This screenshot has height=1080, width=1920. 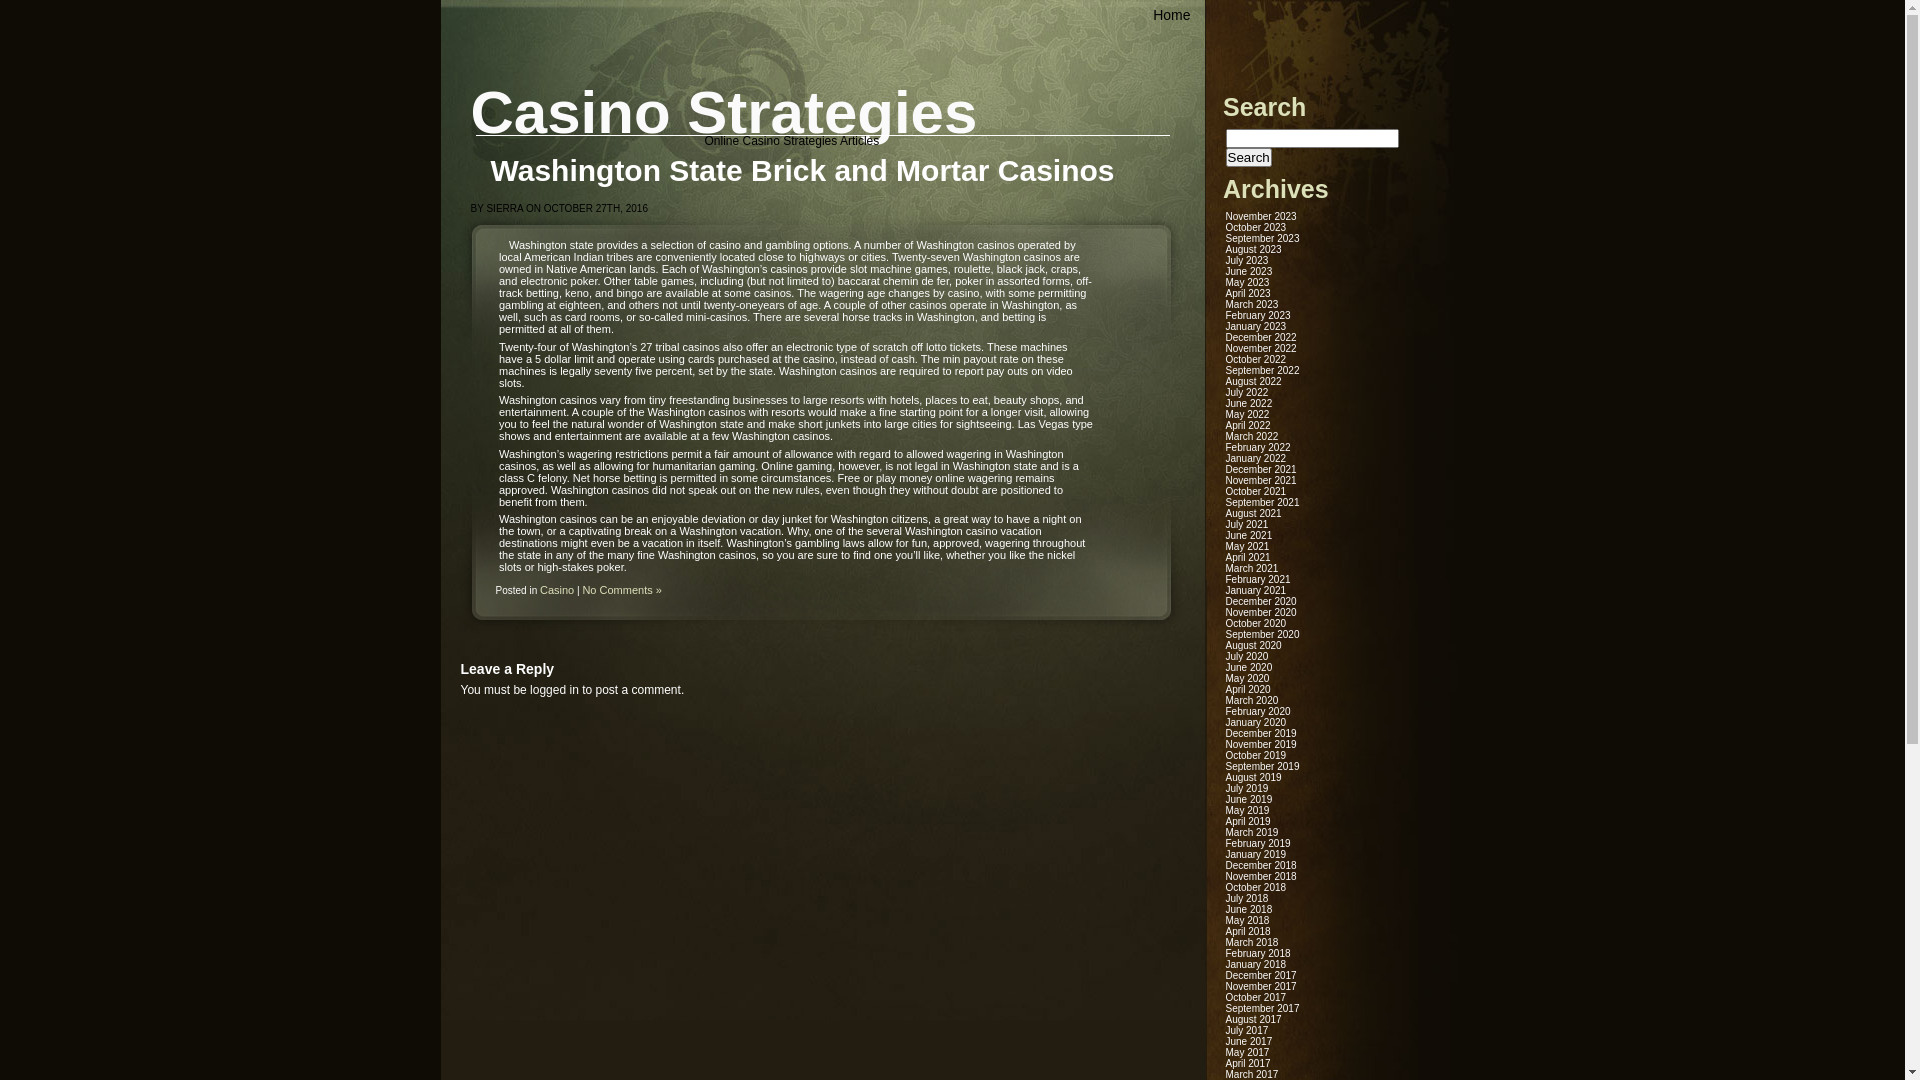 What do you see at coordinates (1260, 744) in the screenshot?
I see `'November 2019'` at bounding box center [1260, 744].